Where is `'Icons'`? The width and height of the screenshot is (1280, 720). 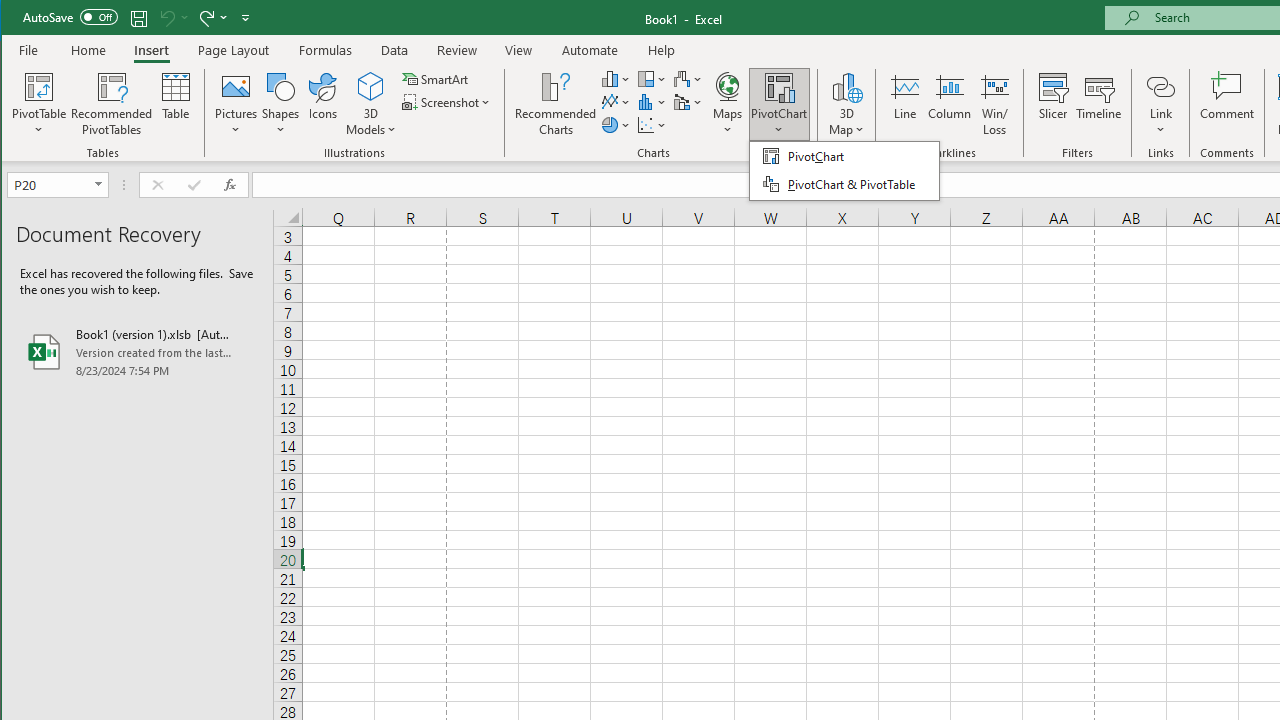
'Icons' is located at coordinates (323, 104).